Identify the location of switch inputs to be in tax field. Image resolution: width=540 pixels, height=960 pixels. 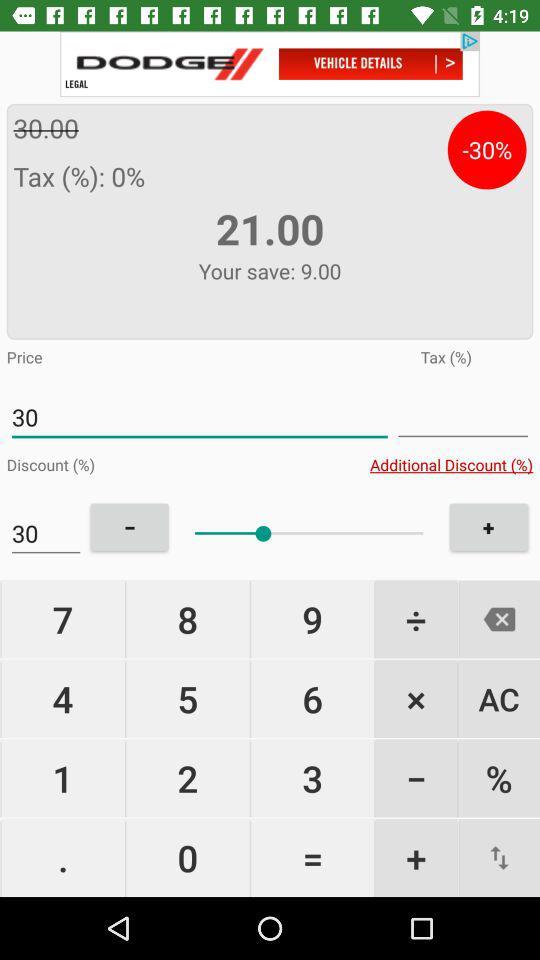
(463, 416).